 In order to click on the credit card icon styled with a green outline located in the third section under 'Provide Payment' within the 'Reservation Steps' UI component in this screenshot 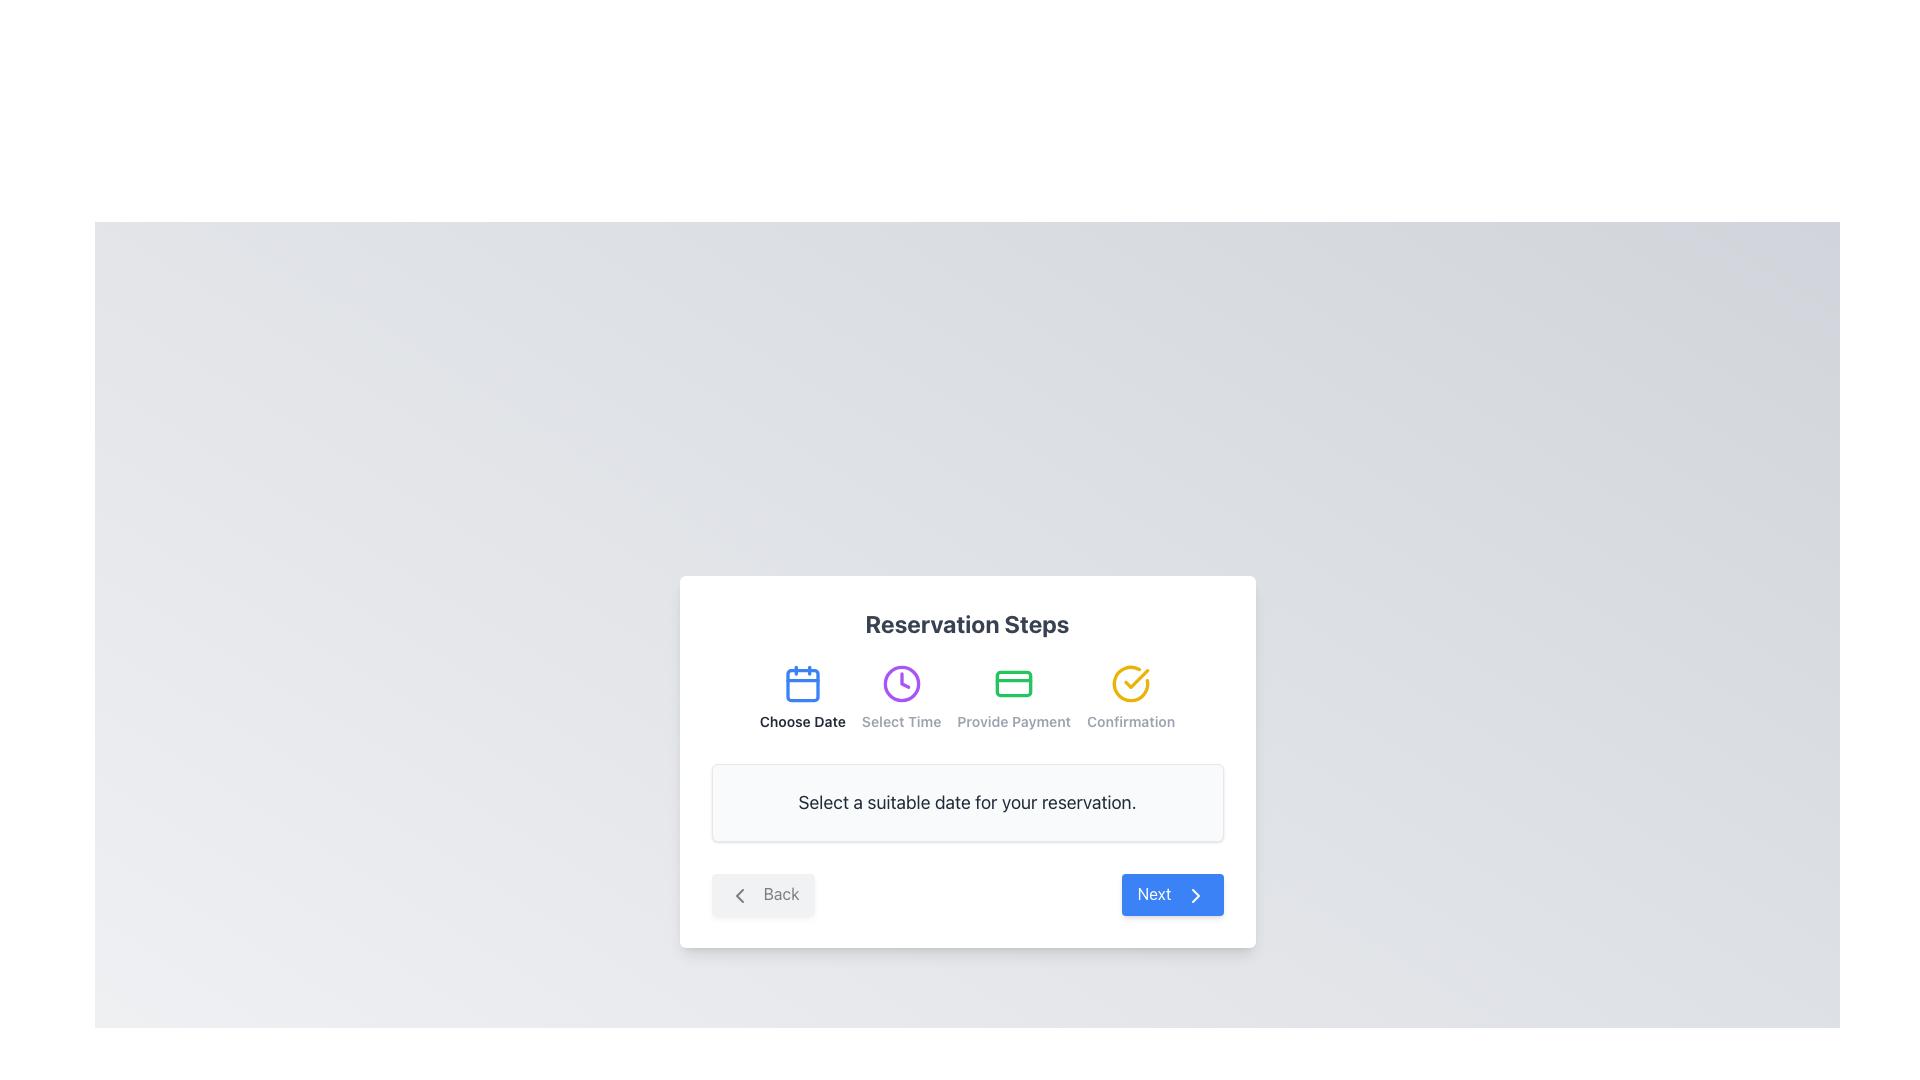, I will do `click(1014, 683)`.